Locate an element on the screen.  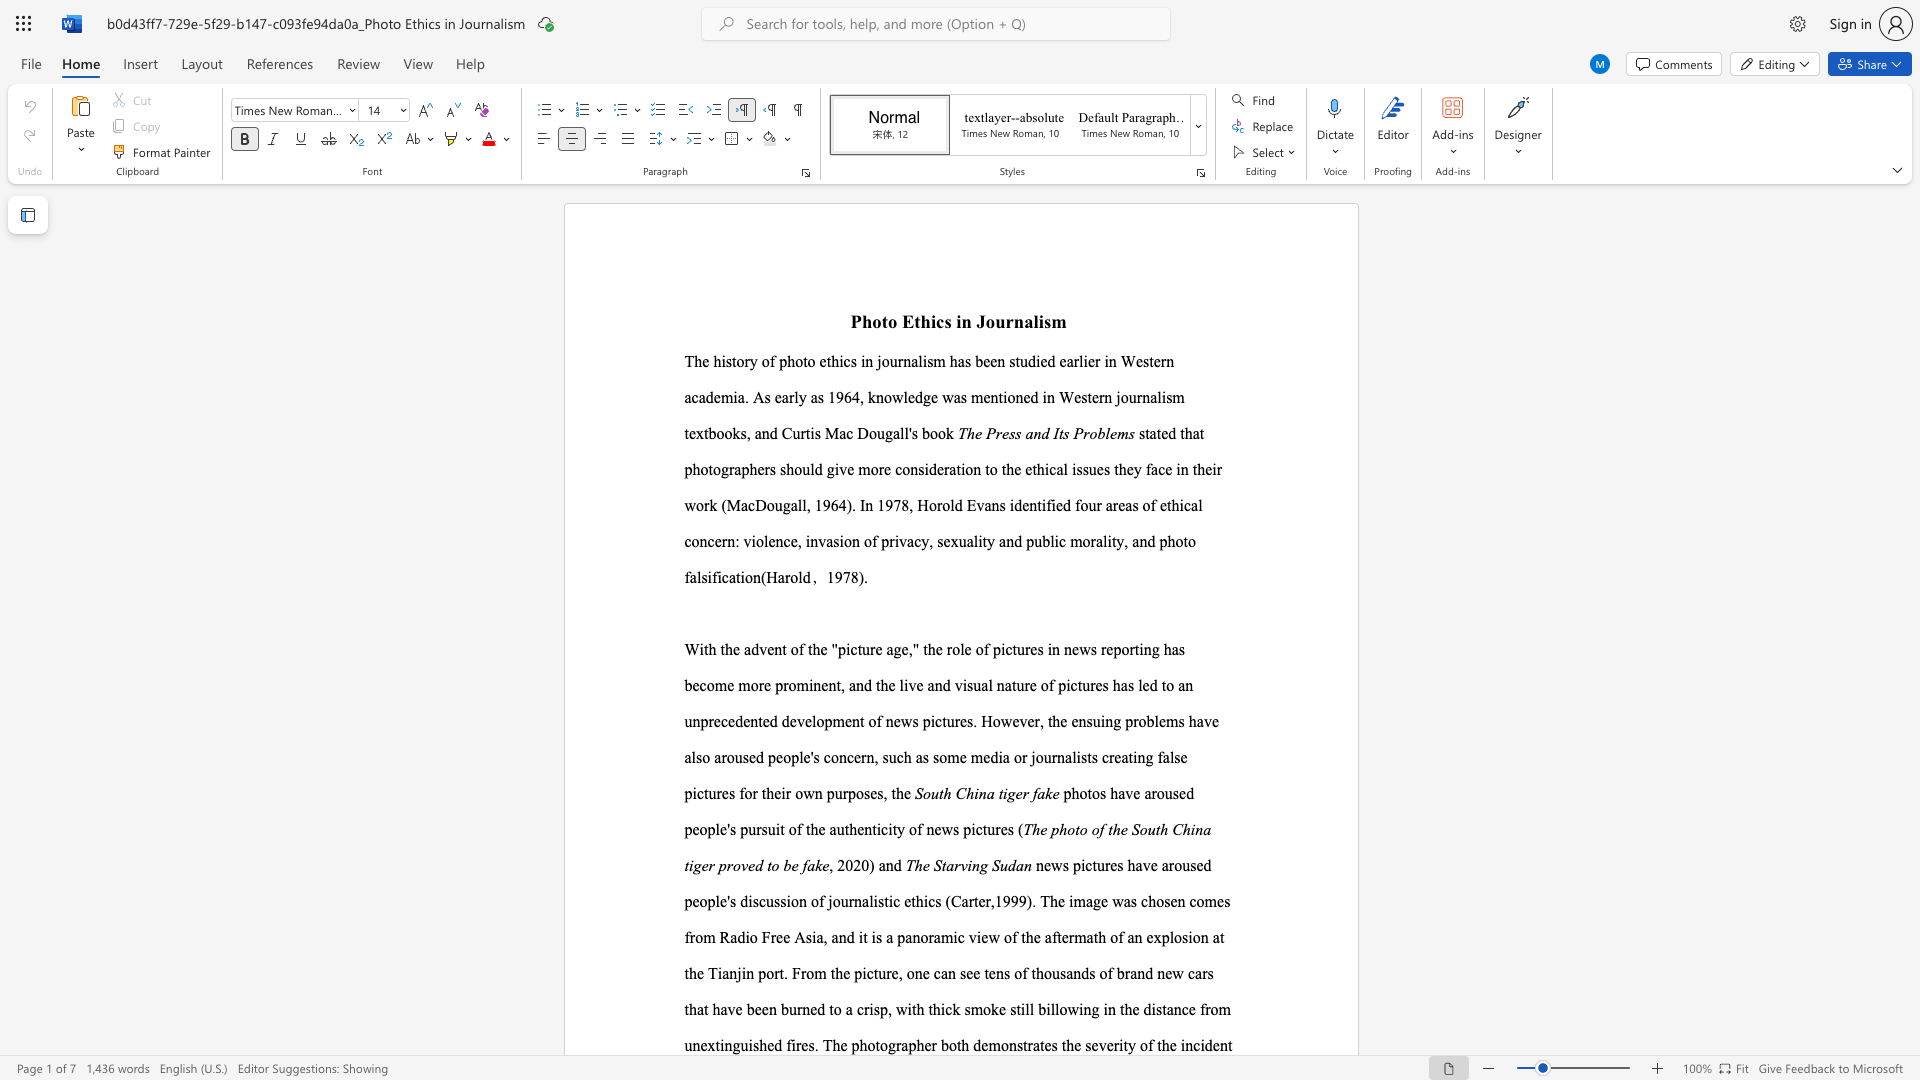
the 1th character "t" in the text is located at coordinates (1060, 432).